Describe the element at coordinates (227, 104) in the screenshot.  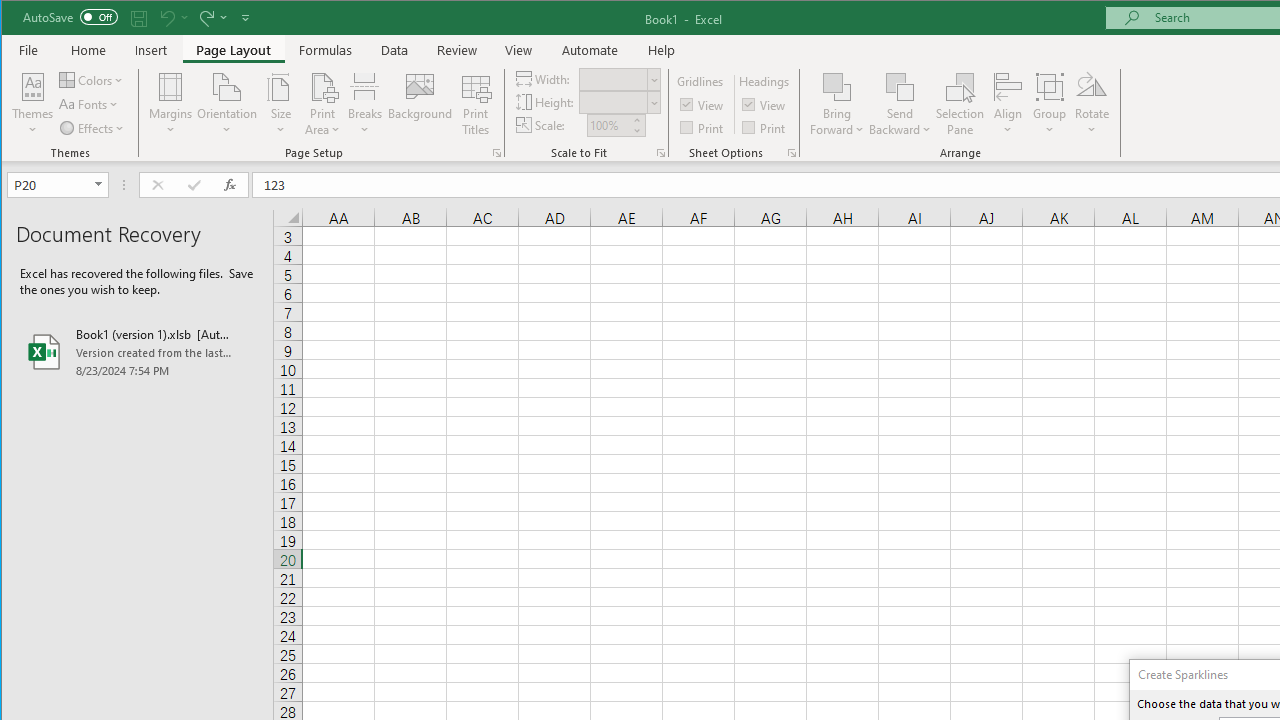
I see `'Orientation'` at that location.